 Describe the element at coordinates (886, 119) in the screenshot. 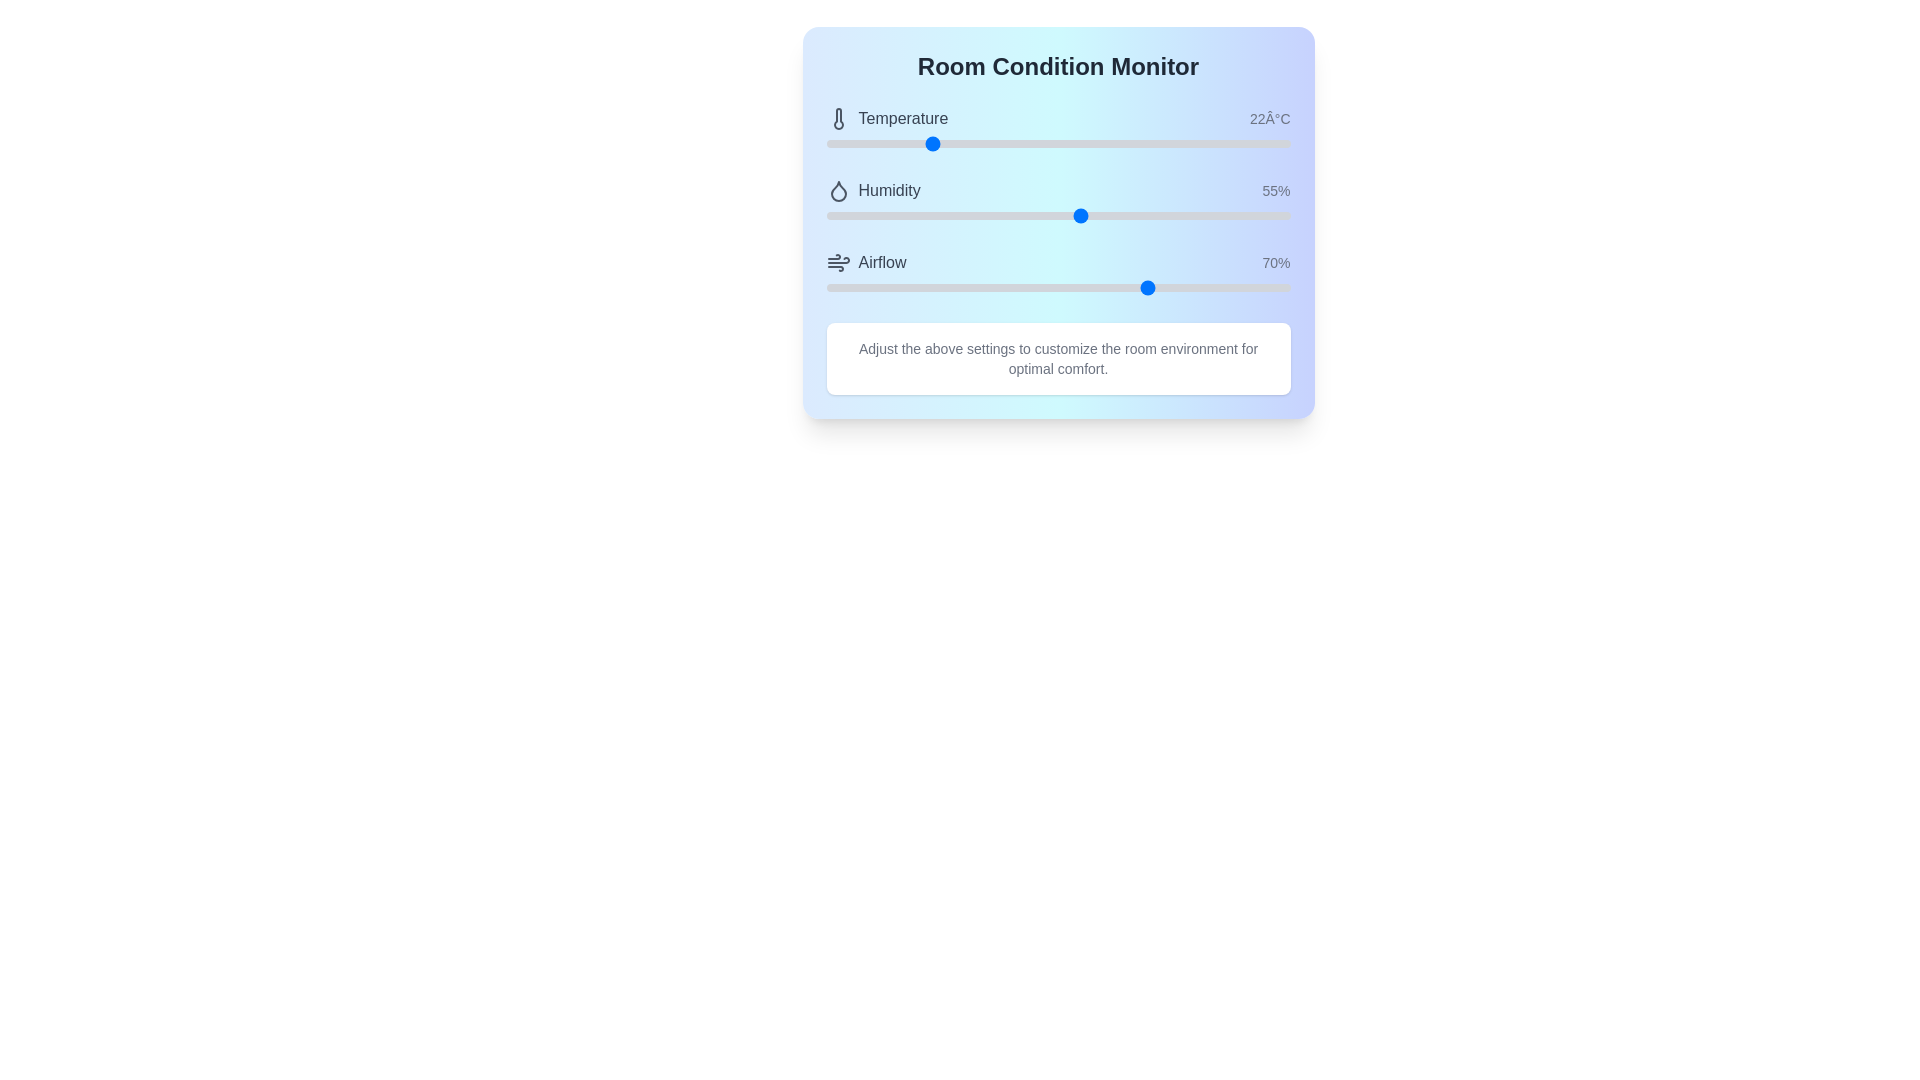

I see `the text label for the temperature value, which is positioned to the left of the numeric value '22°C' in the topmost row of the content section` at that location.